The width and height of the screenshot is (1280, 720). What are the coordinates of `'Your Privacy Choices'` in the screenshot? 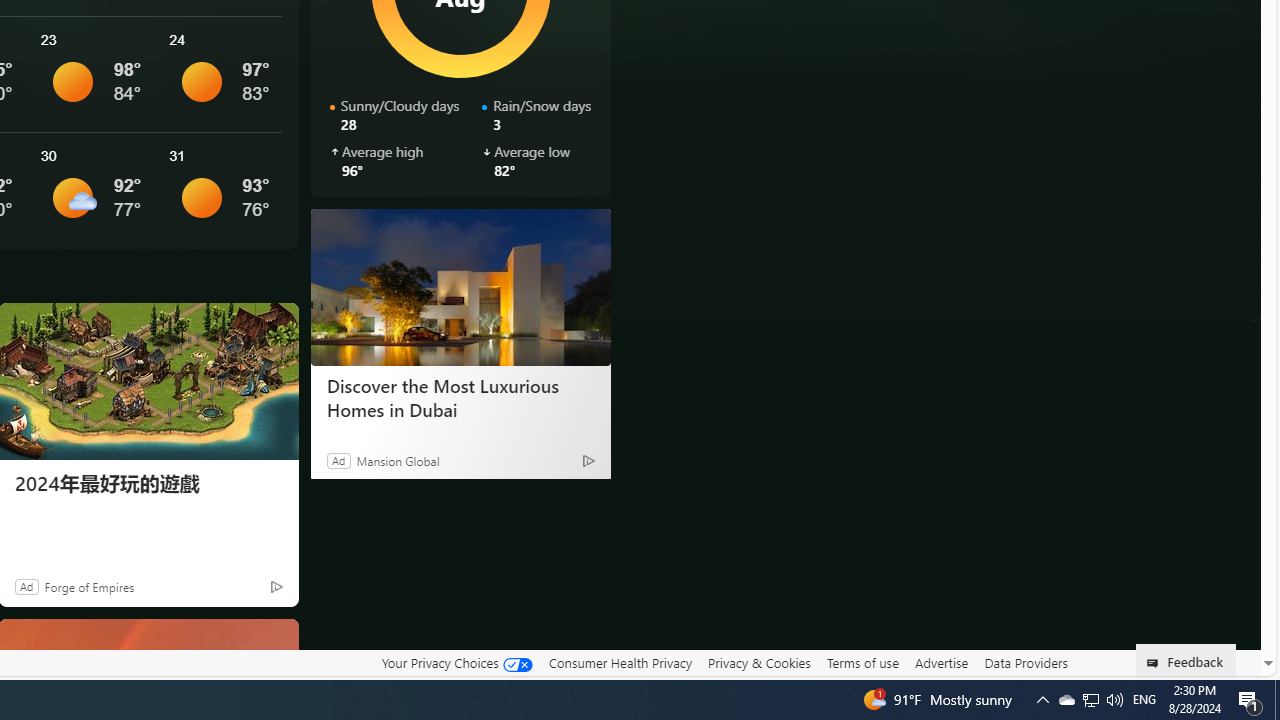 It's located at (455, 662).